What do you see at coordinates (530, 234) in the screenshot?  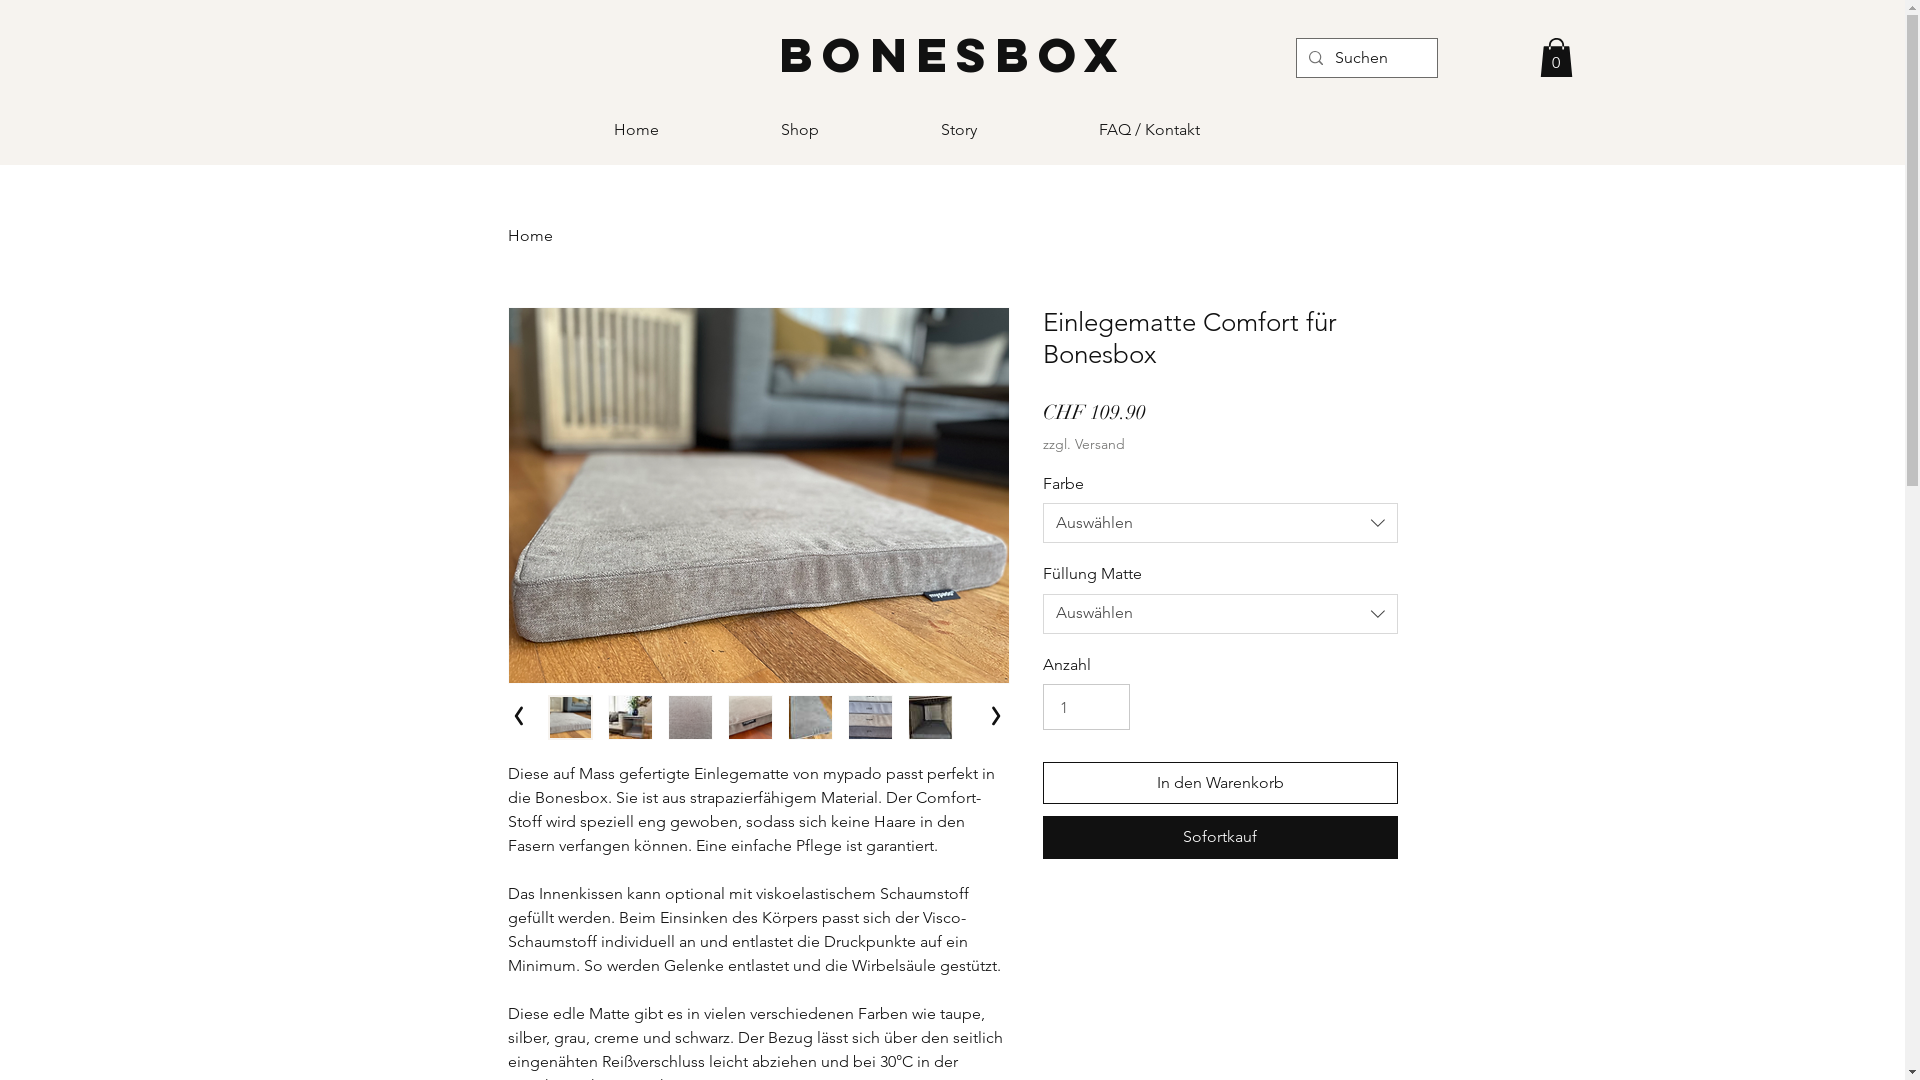 I see `'Home'` at bounding box center [530, 234].